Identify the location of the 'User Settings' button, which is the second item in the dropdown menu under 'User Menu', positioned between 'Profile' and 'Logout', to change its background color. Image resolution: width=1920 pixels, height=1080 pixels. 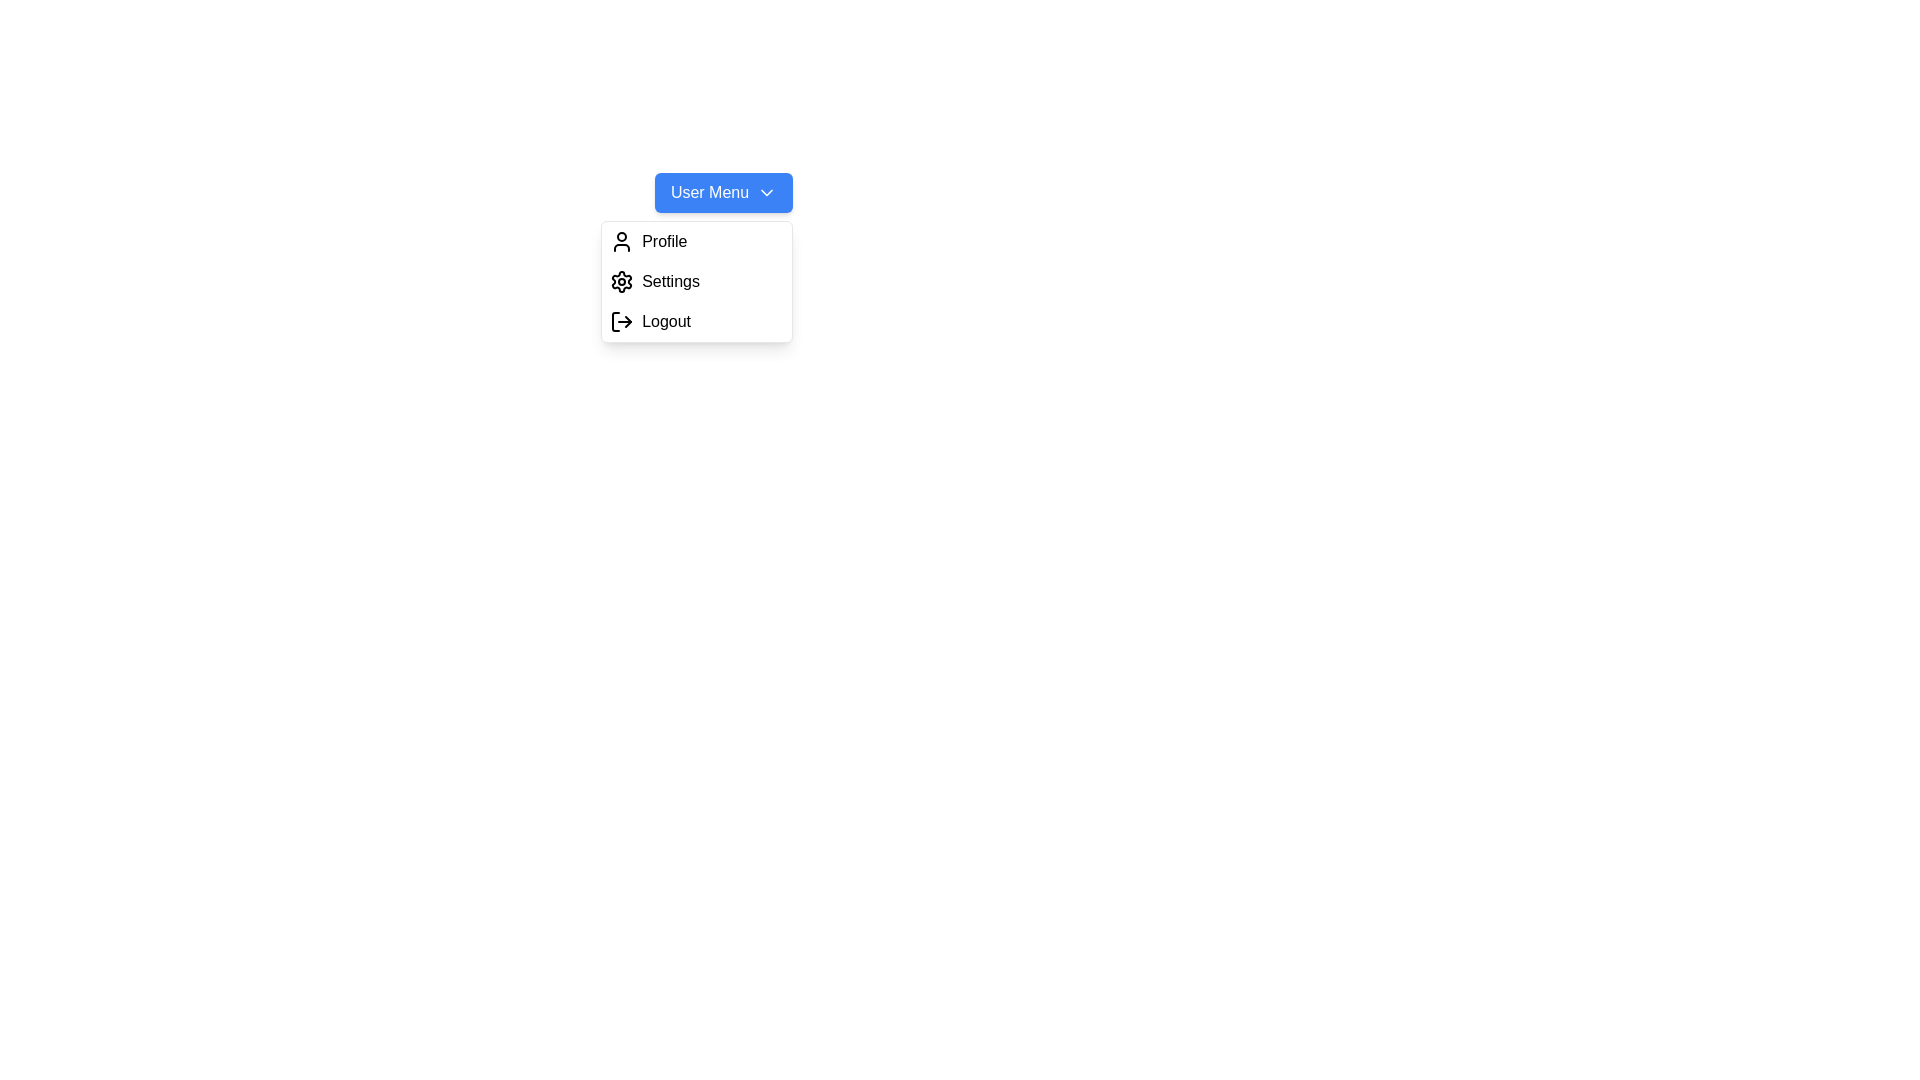
(697, 281).